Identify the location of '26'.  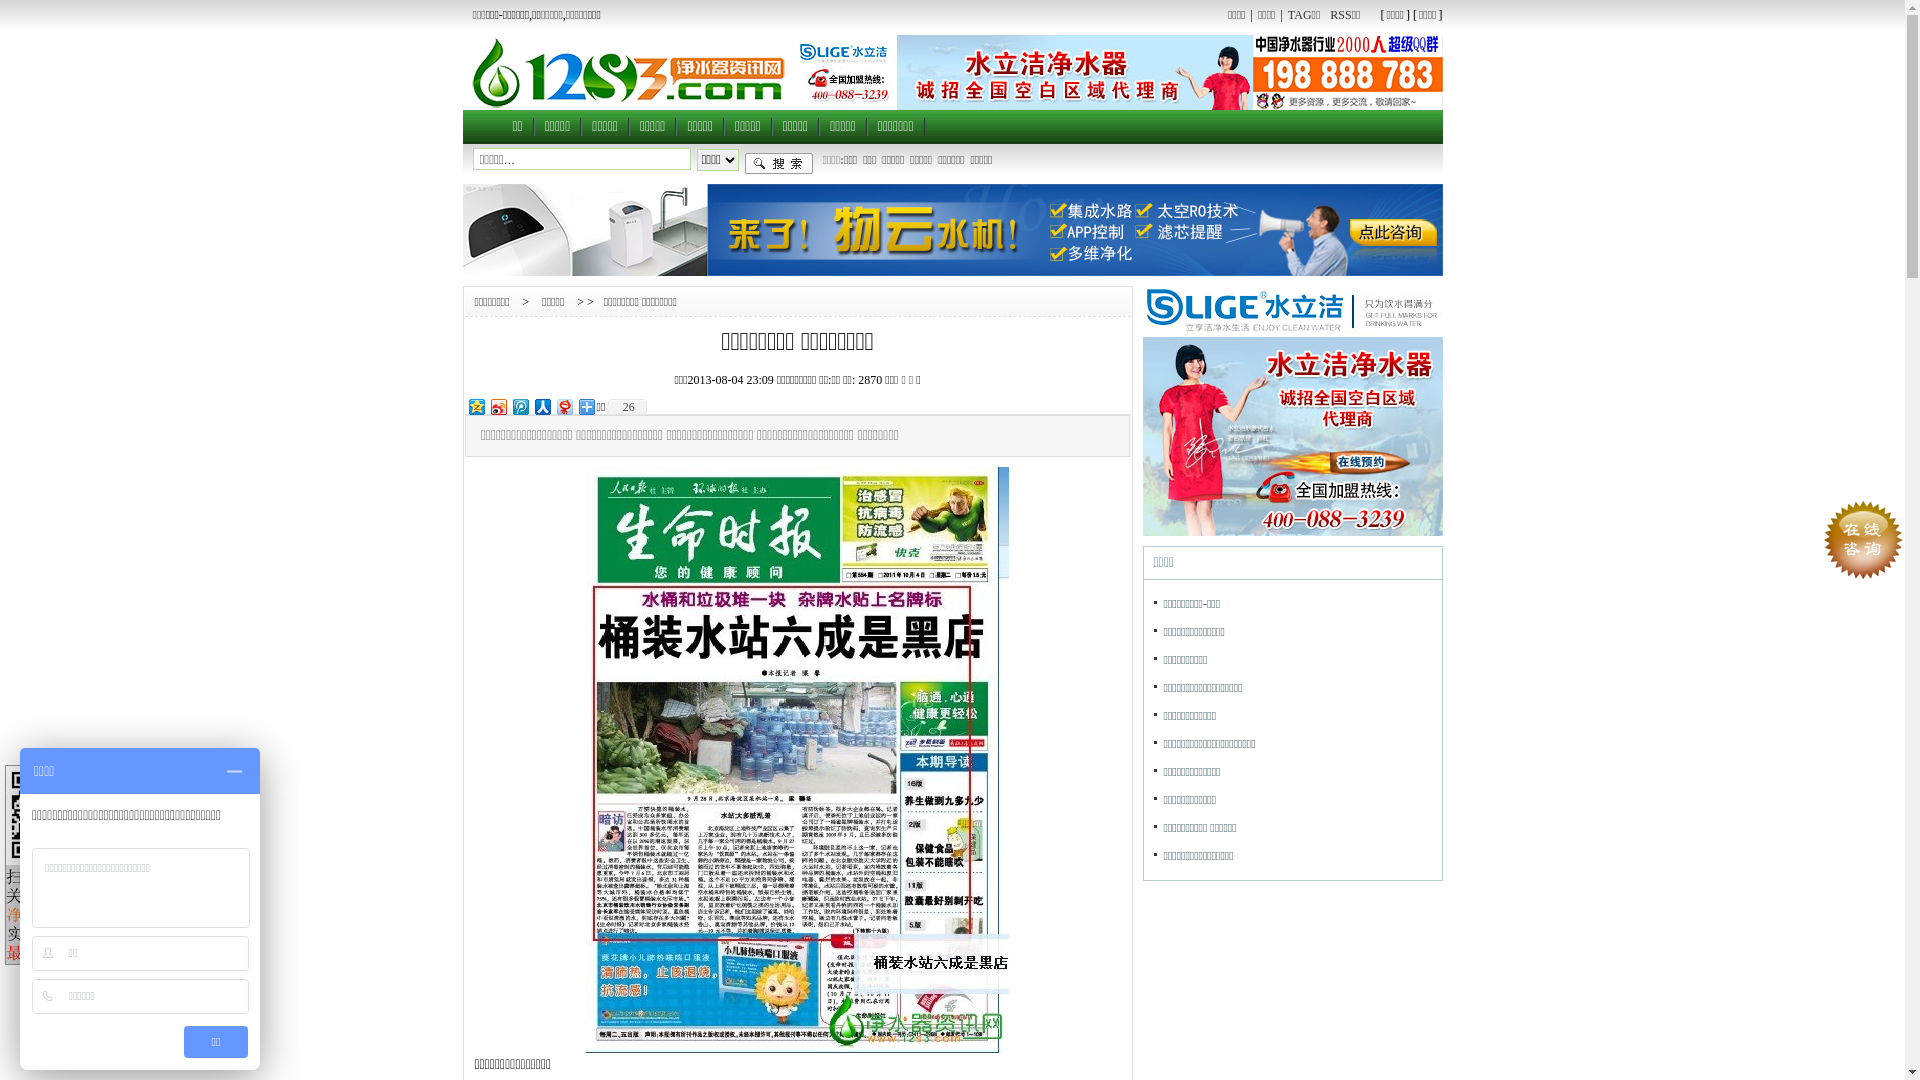
(603, 406).